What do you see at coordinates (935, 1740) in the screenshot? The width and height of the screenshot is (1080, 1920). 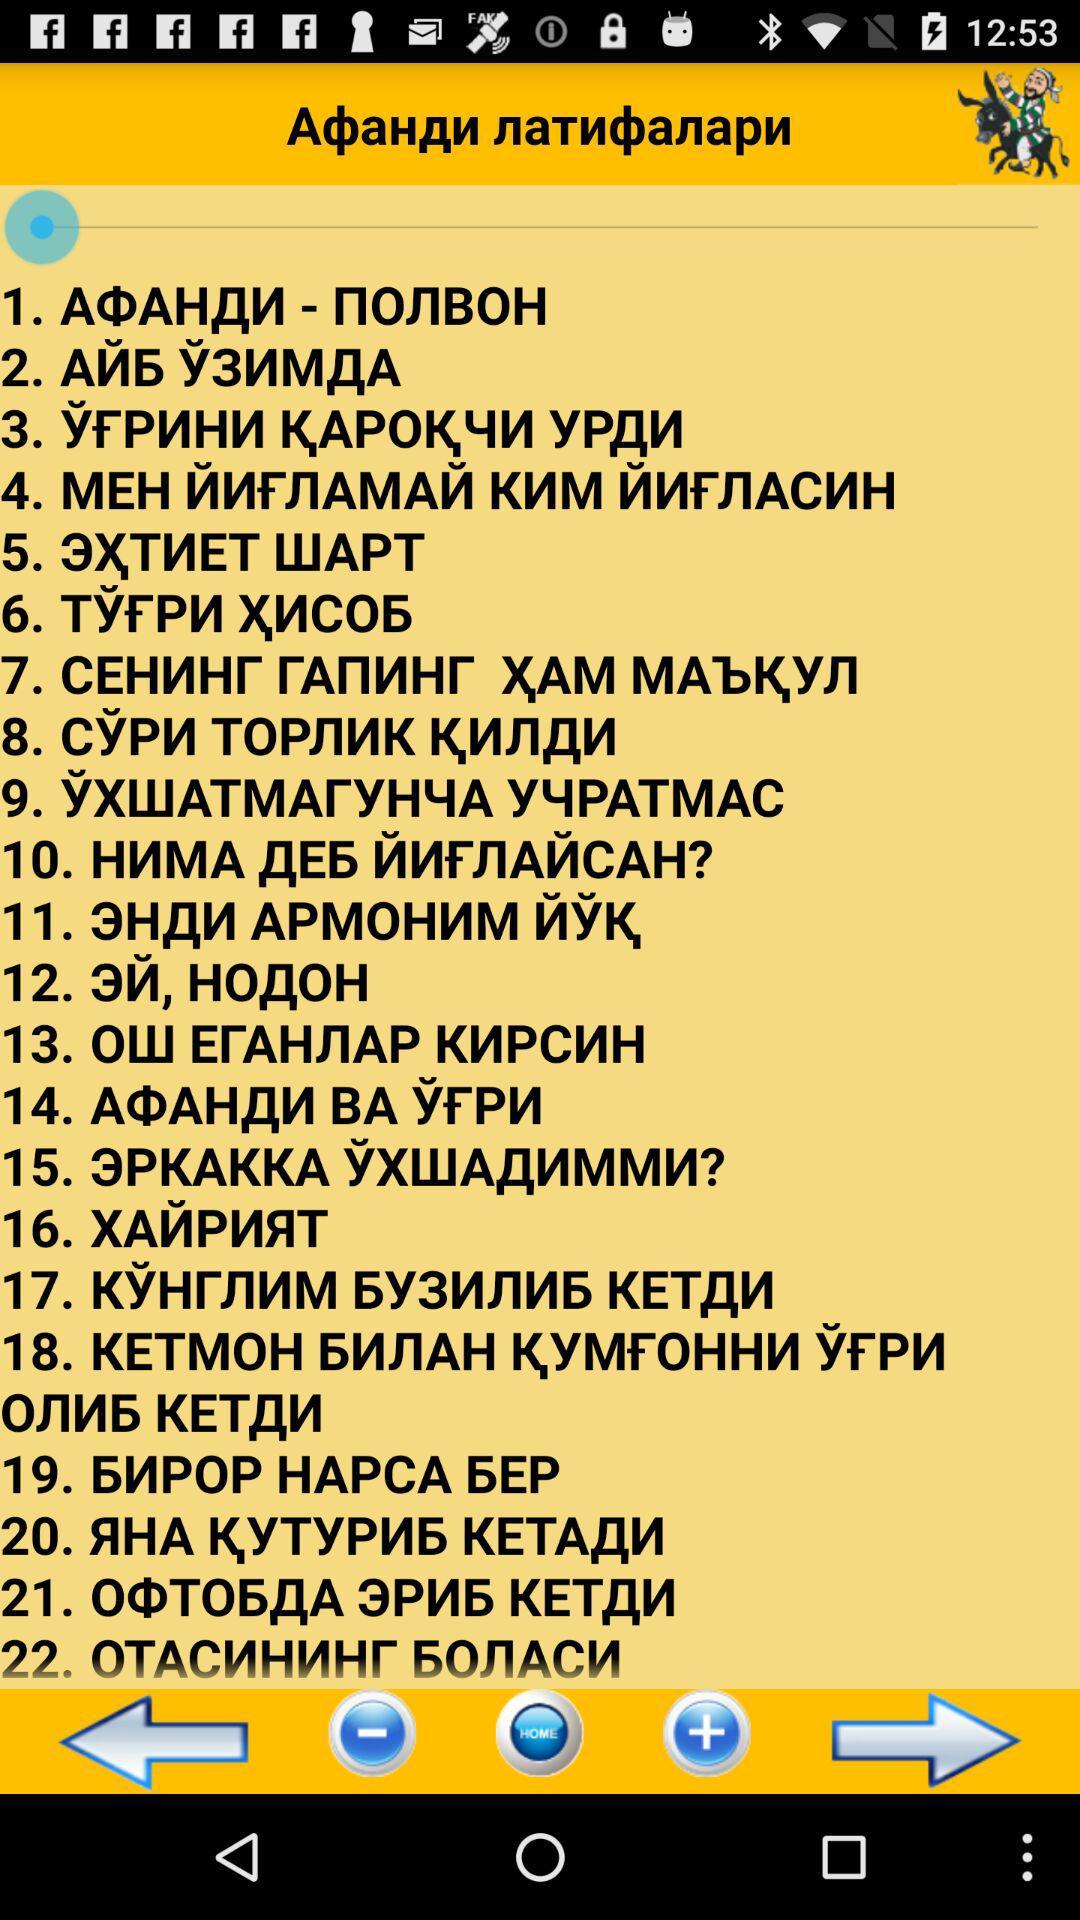 I see `the icon at the bottom right corner` at bounding box center [935, 1740].